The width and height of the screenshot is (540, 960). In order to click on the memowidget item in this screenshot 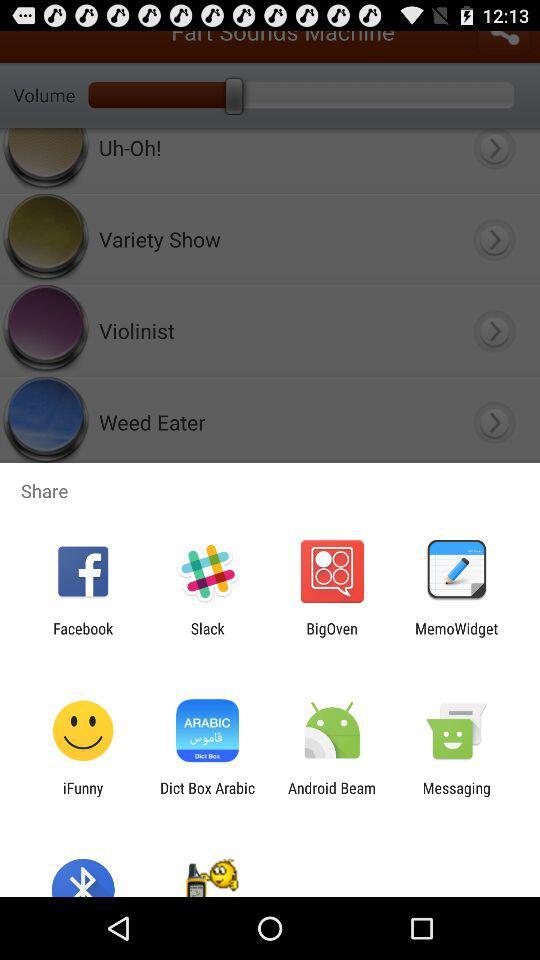, I will do `click(456, 636)`.